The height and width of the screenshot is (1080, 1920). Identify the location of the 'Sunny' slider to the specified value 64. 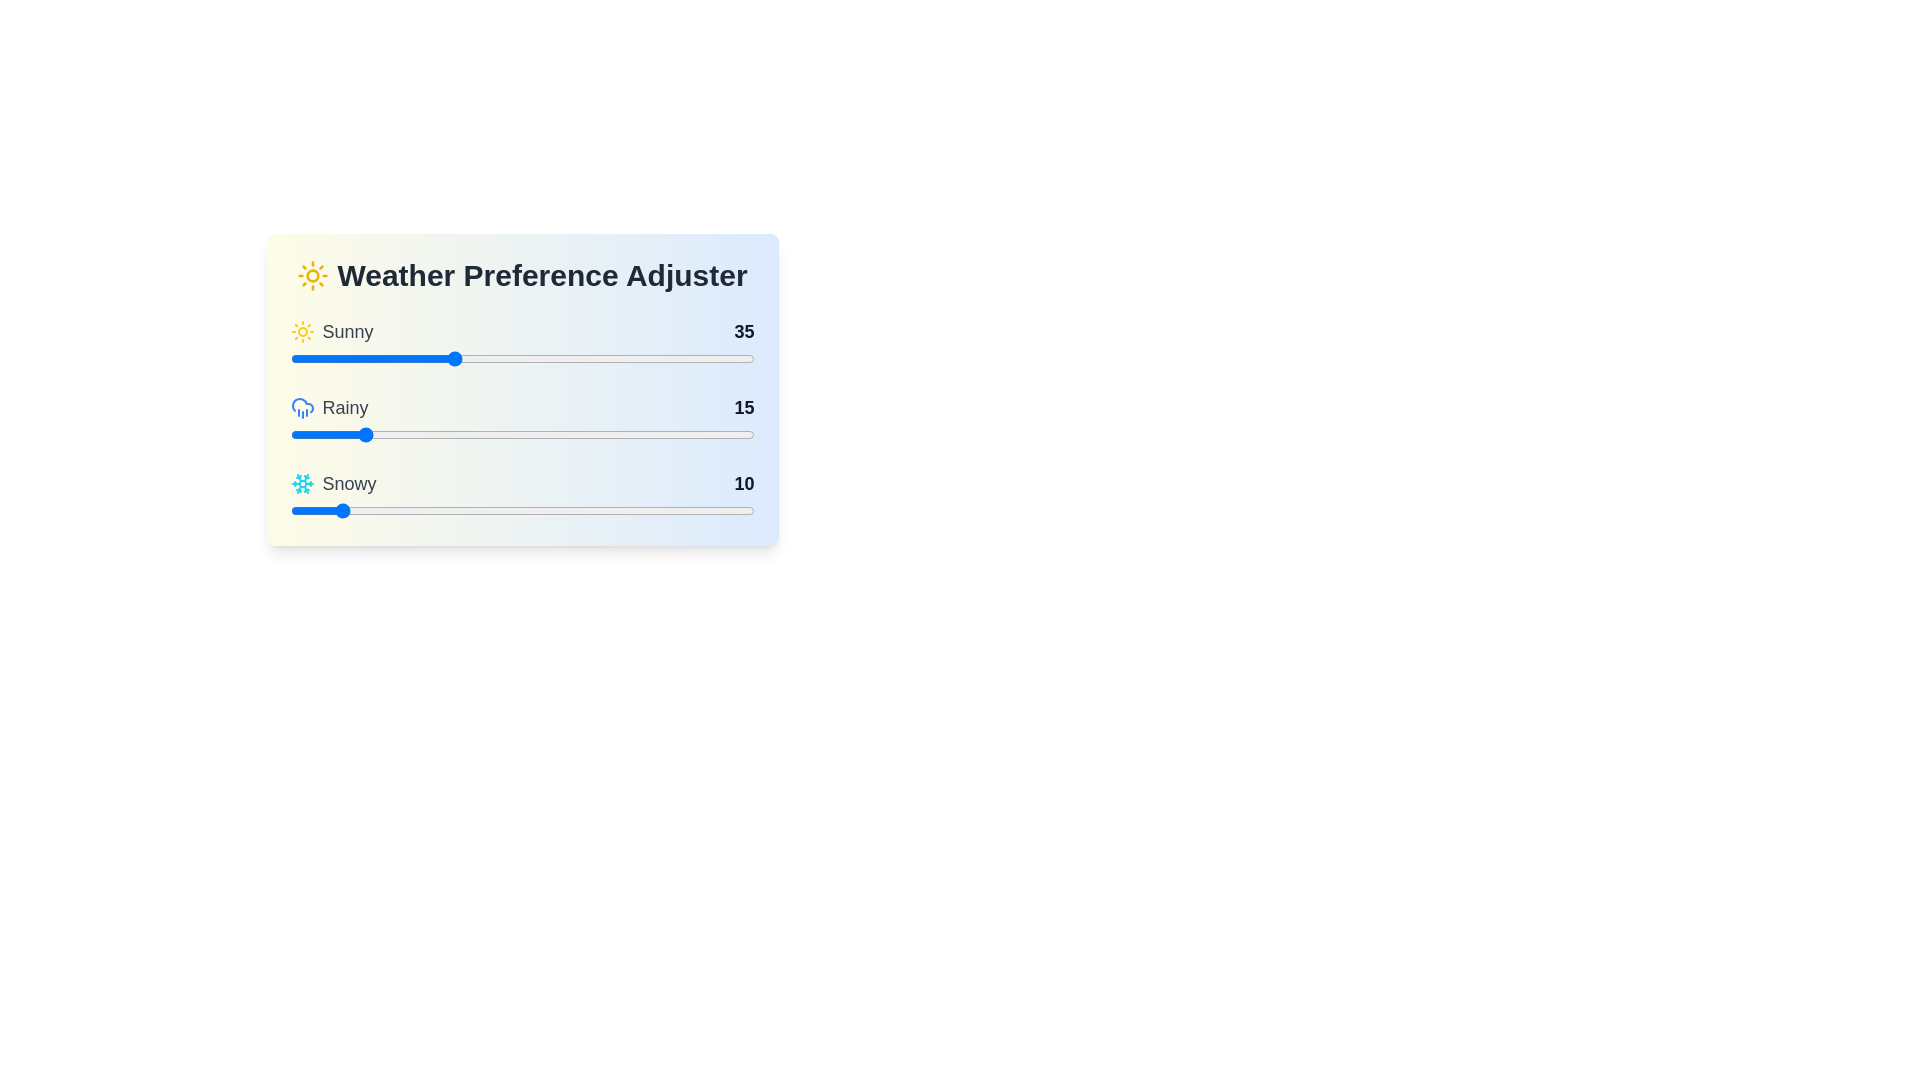
(586, 357).